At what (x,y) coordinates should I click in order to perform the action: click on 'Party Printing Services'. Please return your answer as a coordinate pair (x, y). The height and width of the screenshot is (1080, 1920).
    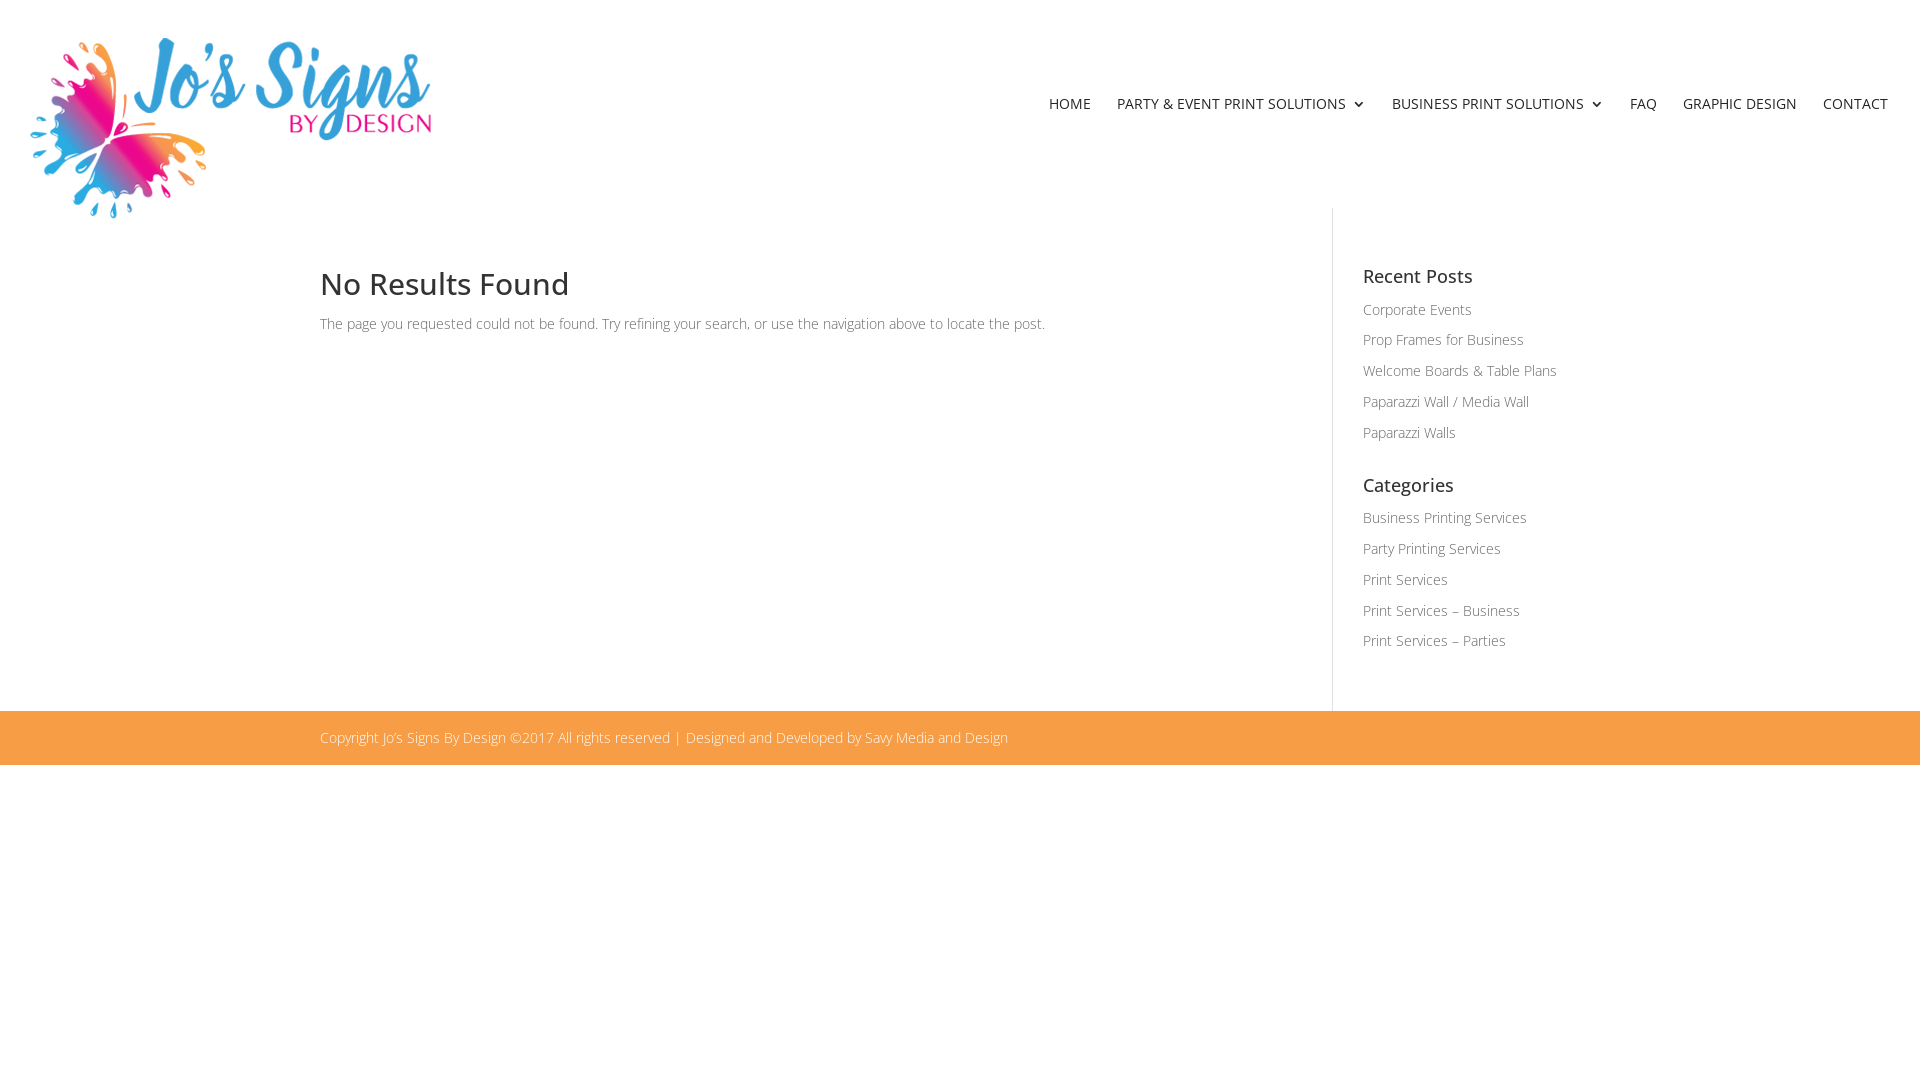
    Looking at the image, I should click on (1430, 548).